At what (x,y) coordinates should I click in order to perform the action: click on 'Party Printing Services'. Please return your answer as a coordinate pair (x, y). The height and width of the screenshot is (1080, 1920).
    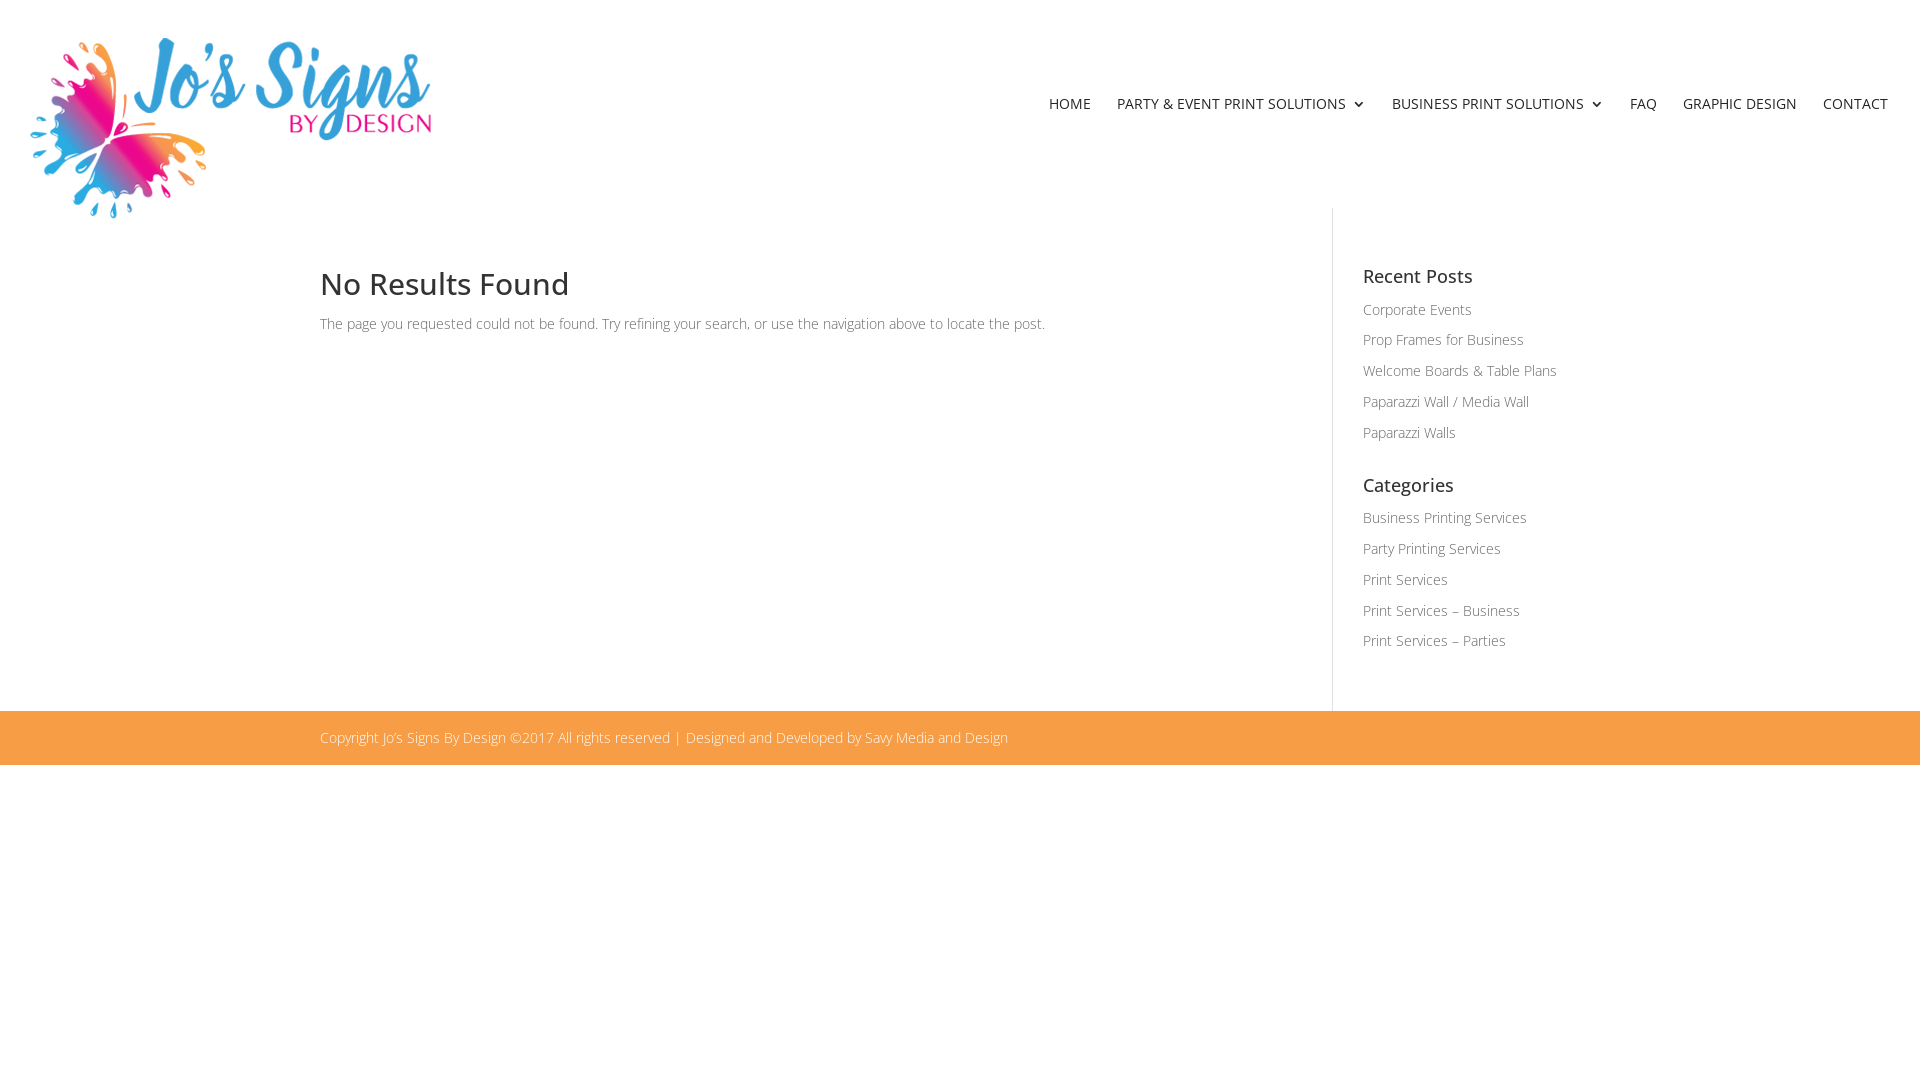
    Looking at the image, I should click on (1430, 548).